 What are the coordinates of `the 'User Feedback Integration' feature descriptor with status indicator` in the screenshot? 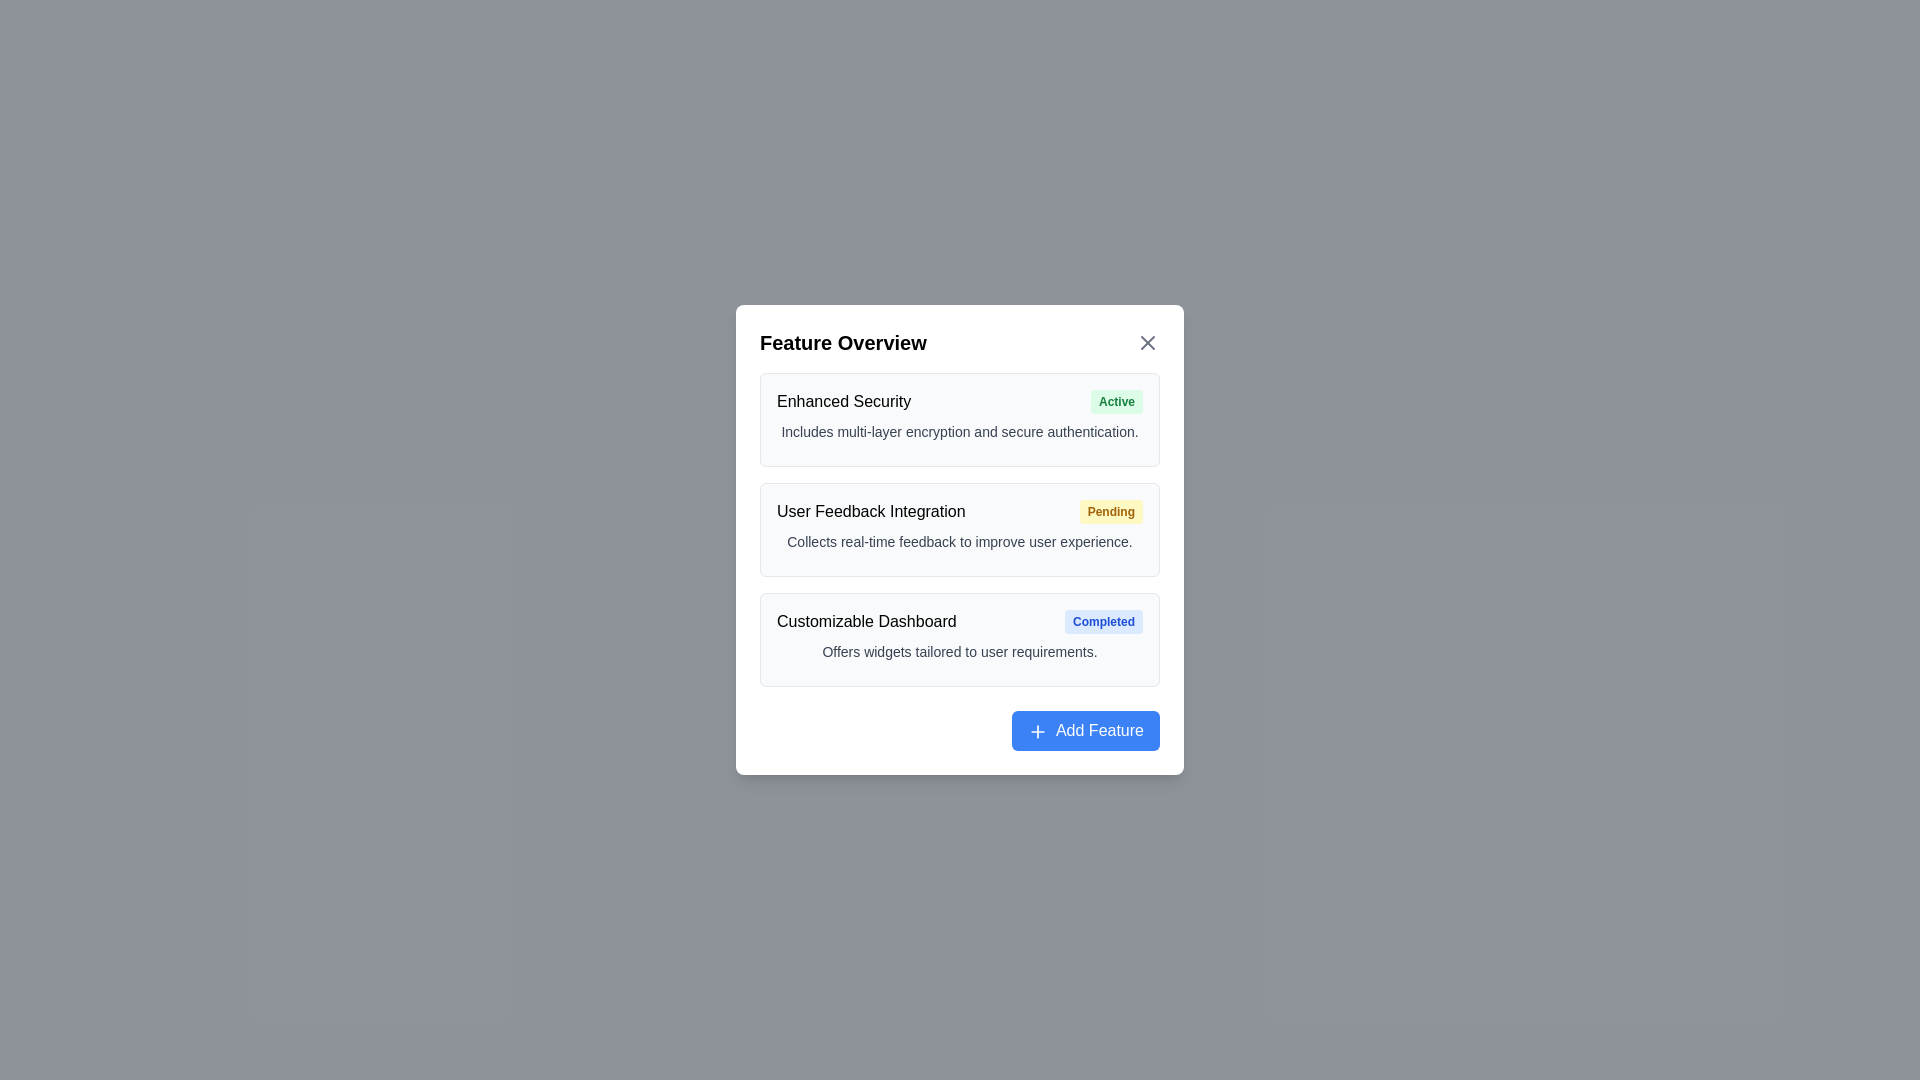 It's located at (960, 511).